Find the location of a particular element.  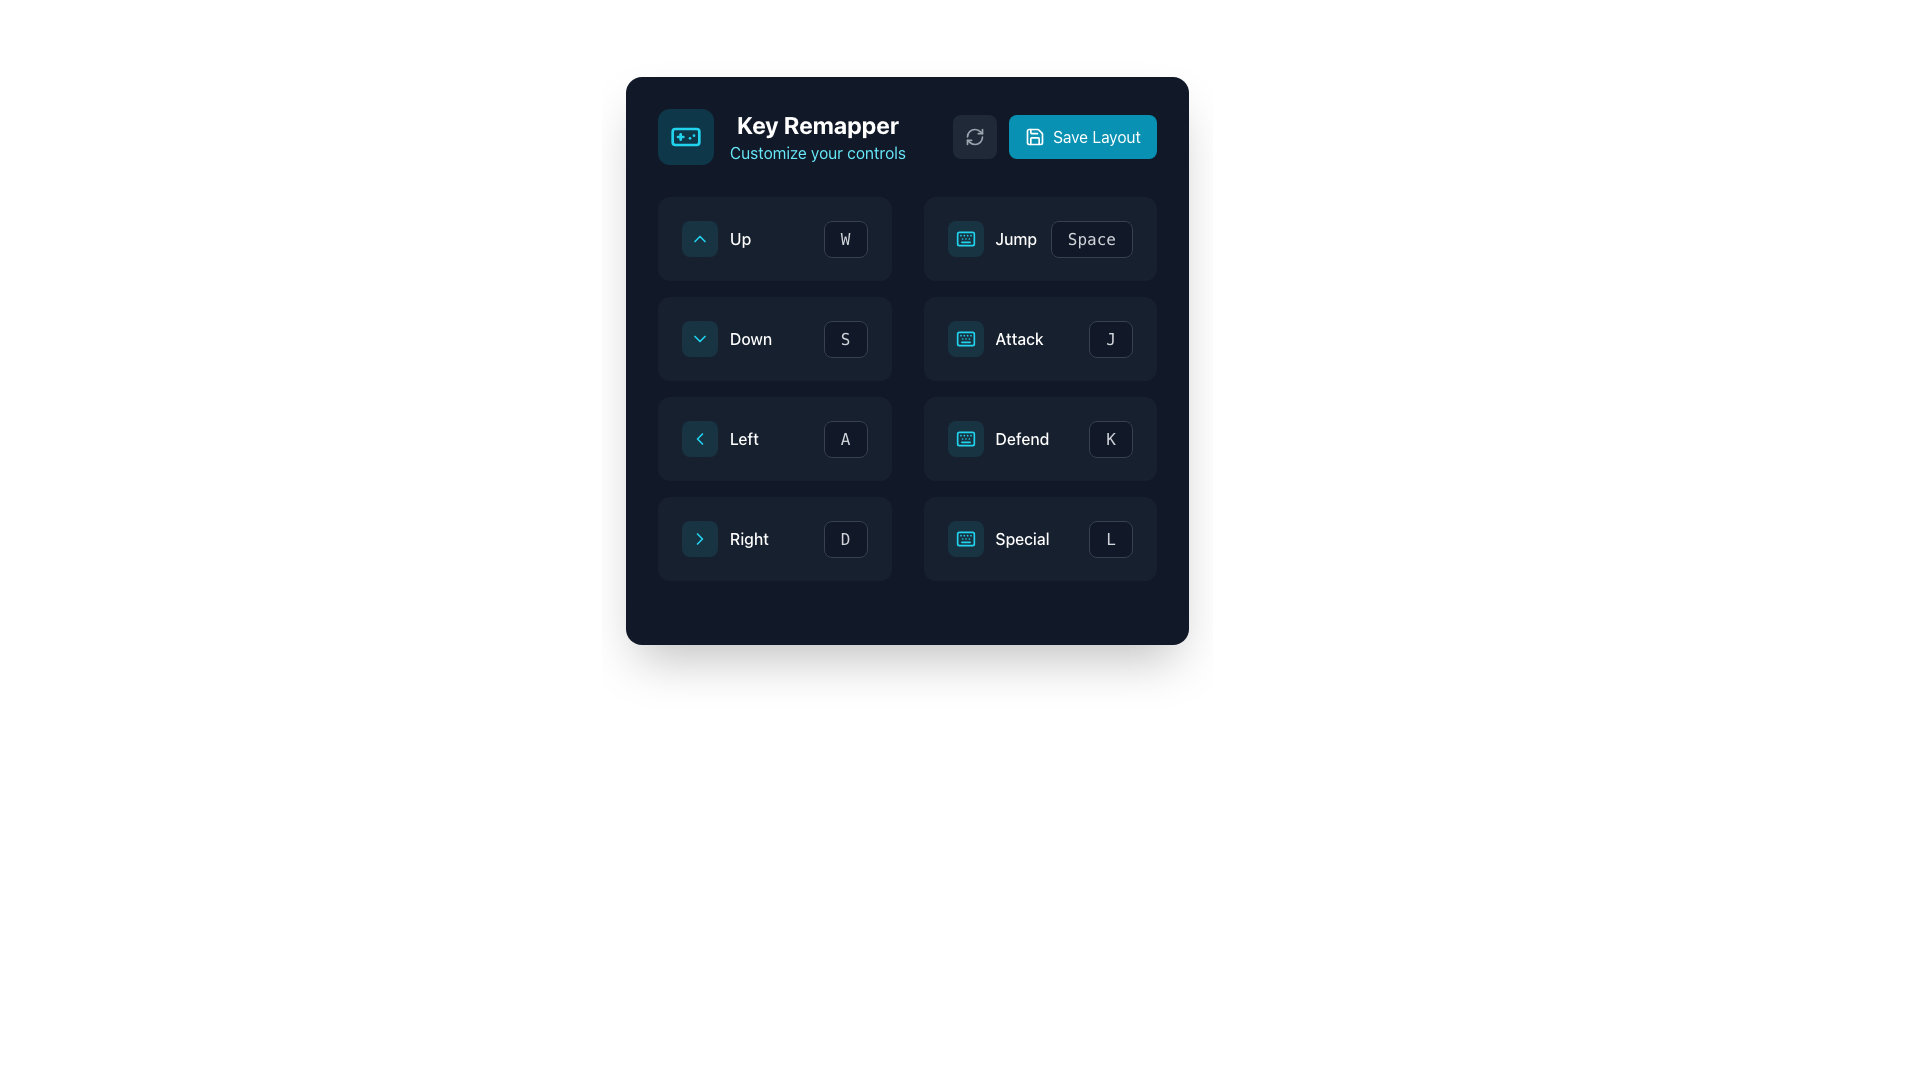

the 'D' key binding button, which is a rounded rectangle shaped button with a dark gray background, located in the bottom row of a 3x3 grid layout, second column from the left is located at coordinates (845, 538).